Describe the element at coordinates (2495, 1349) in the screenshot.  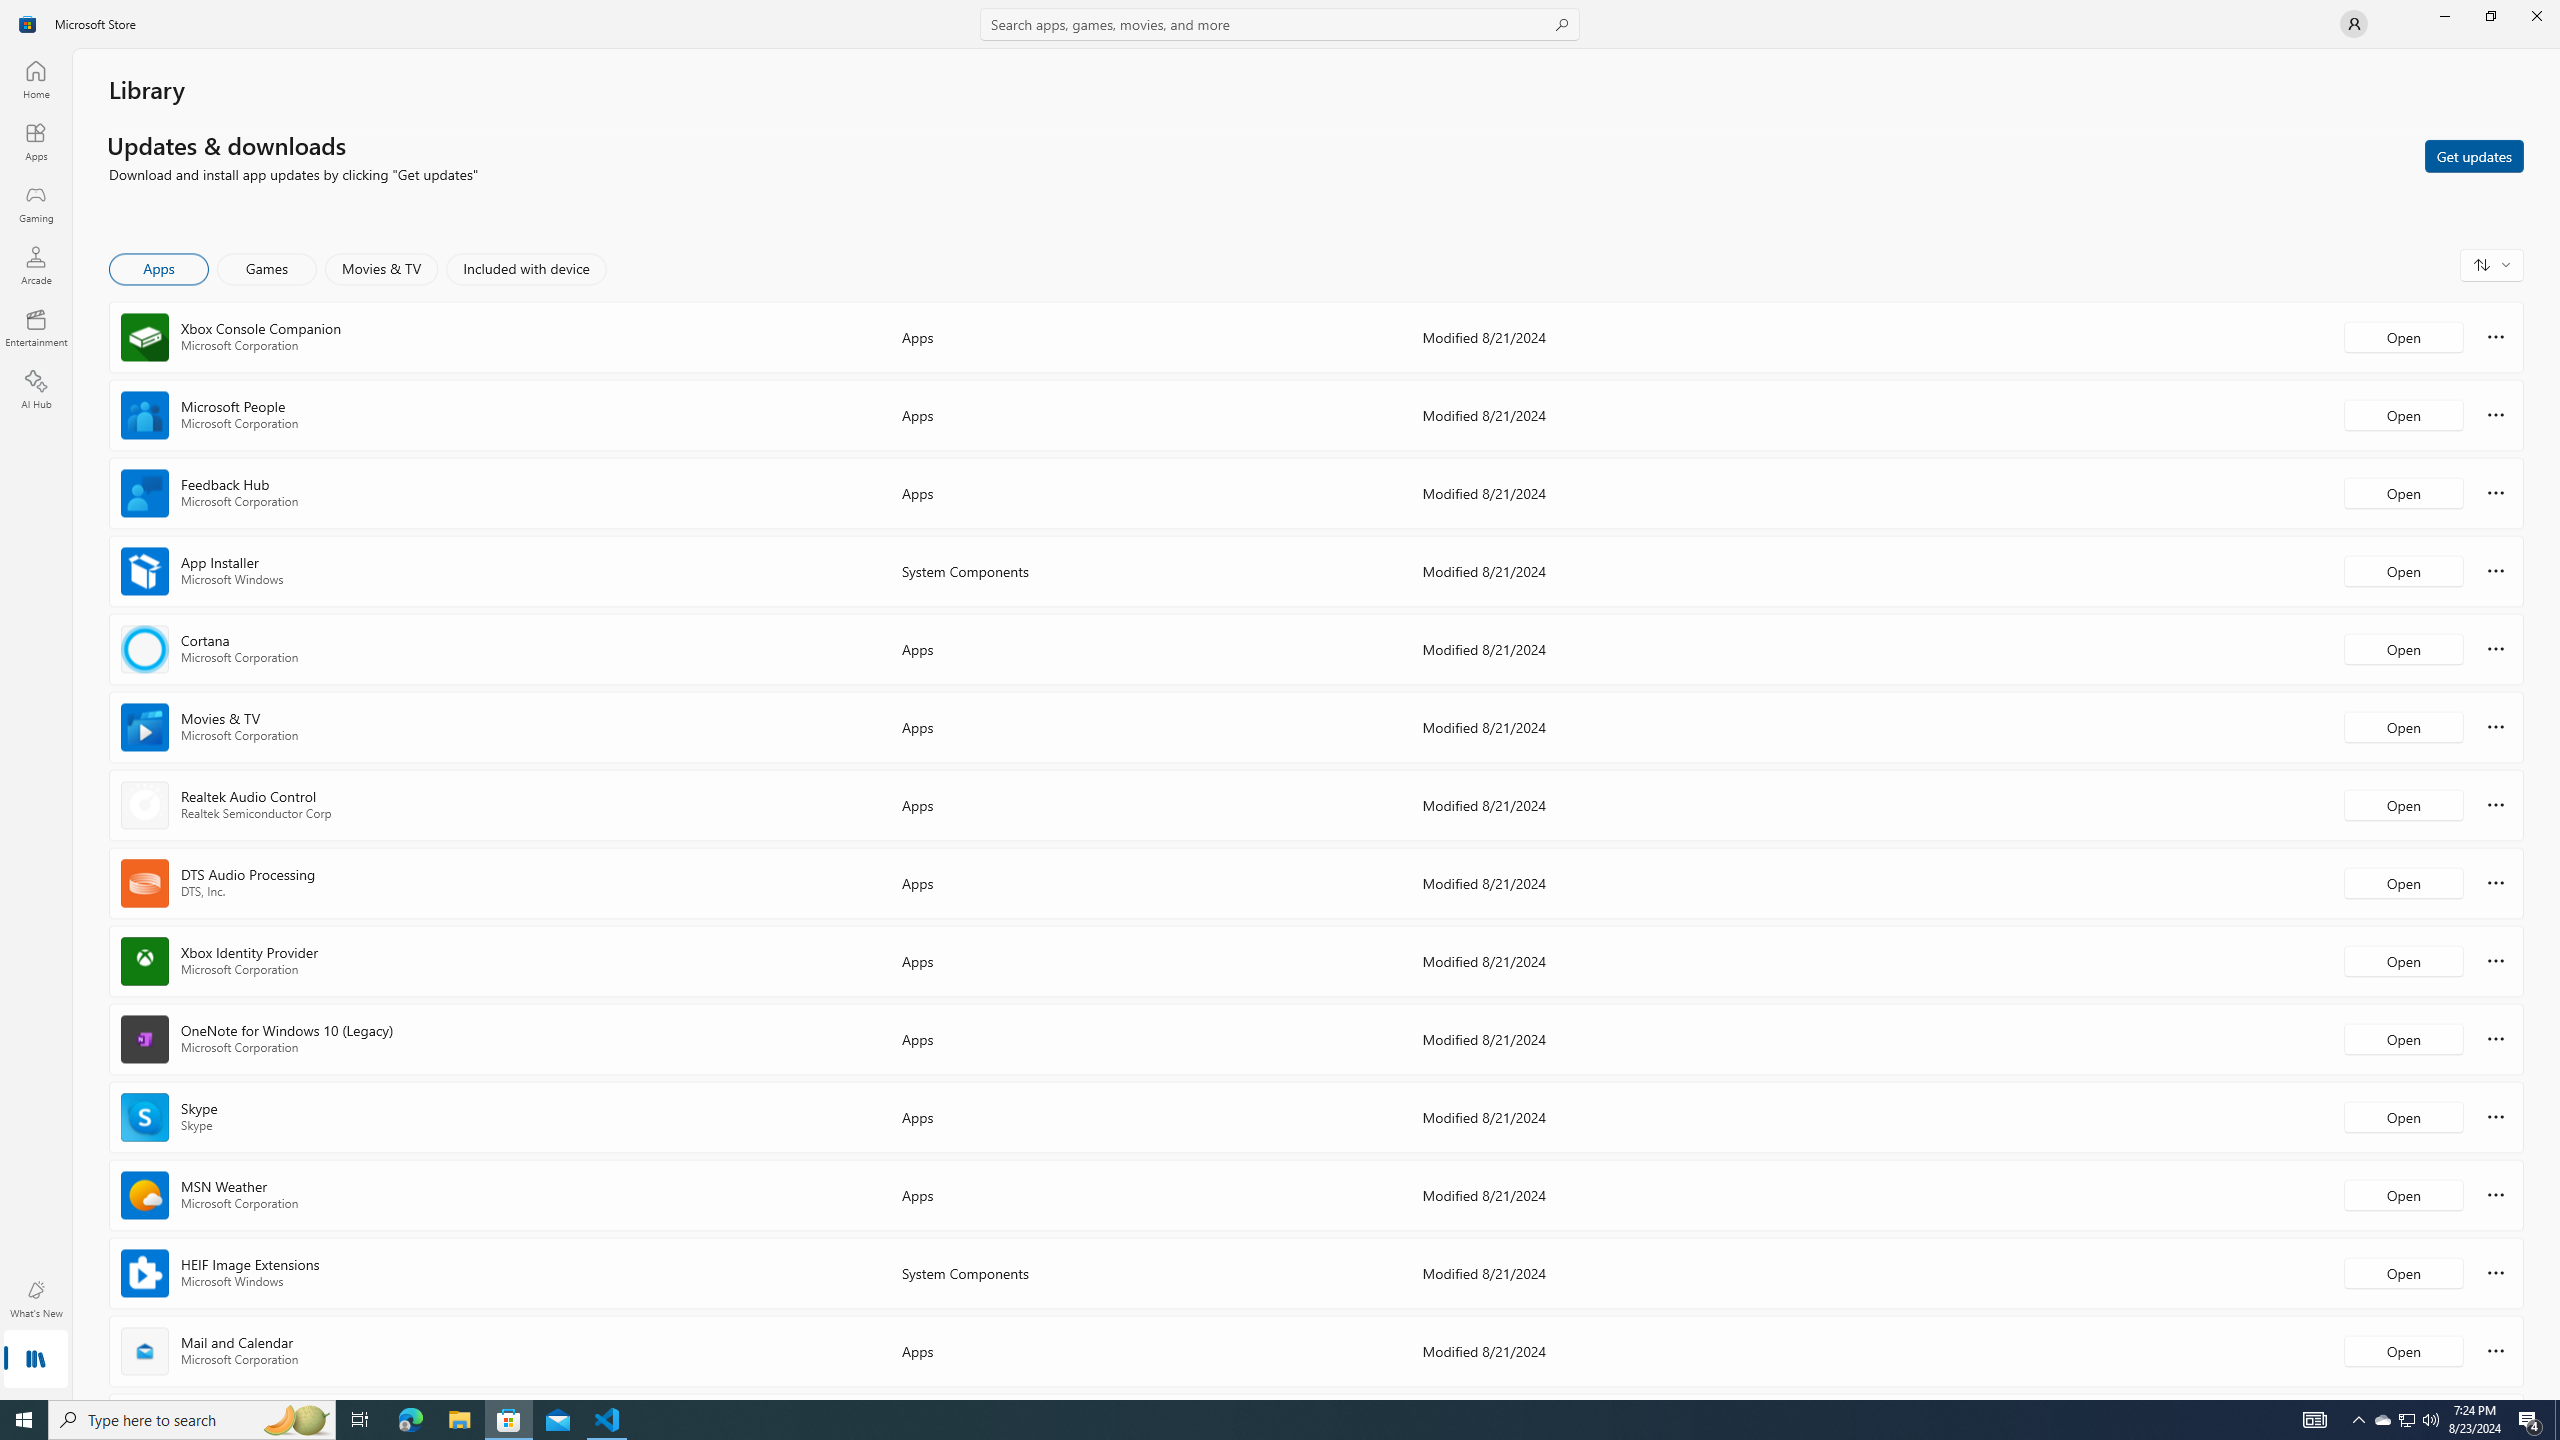
I see `'More options'` at that location.